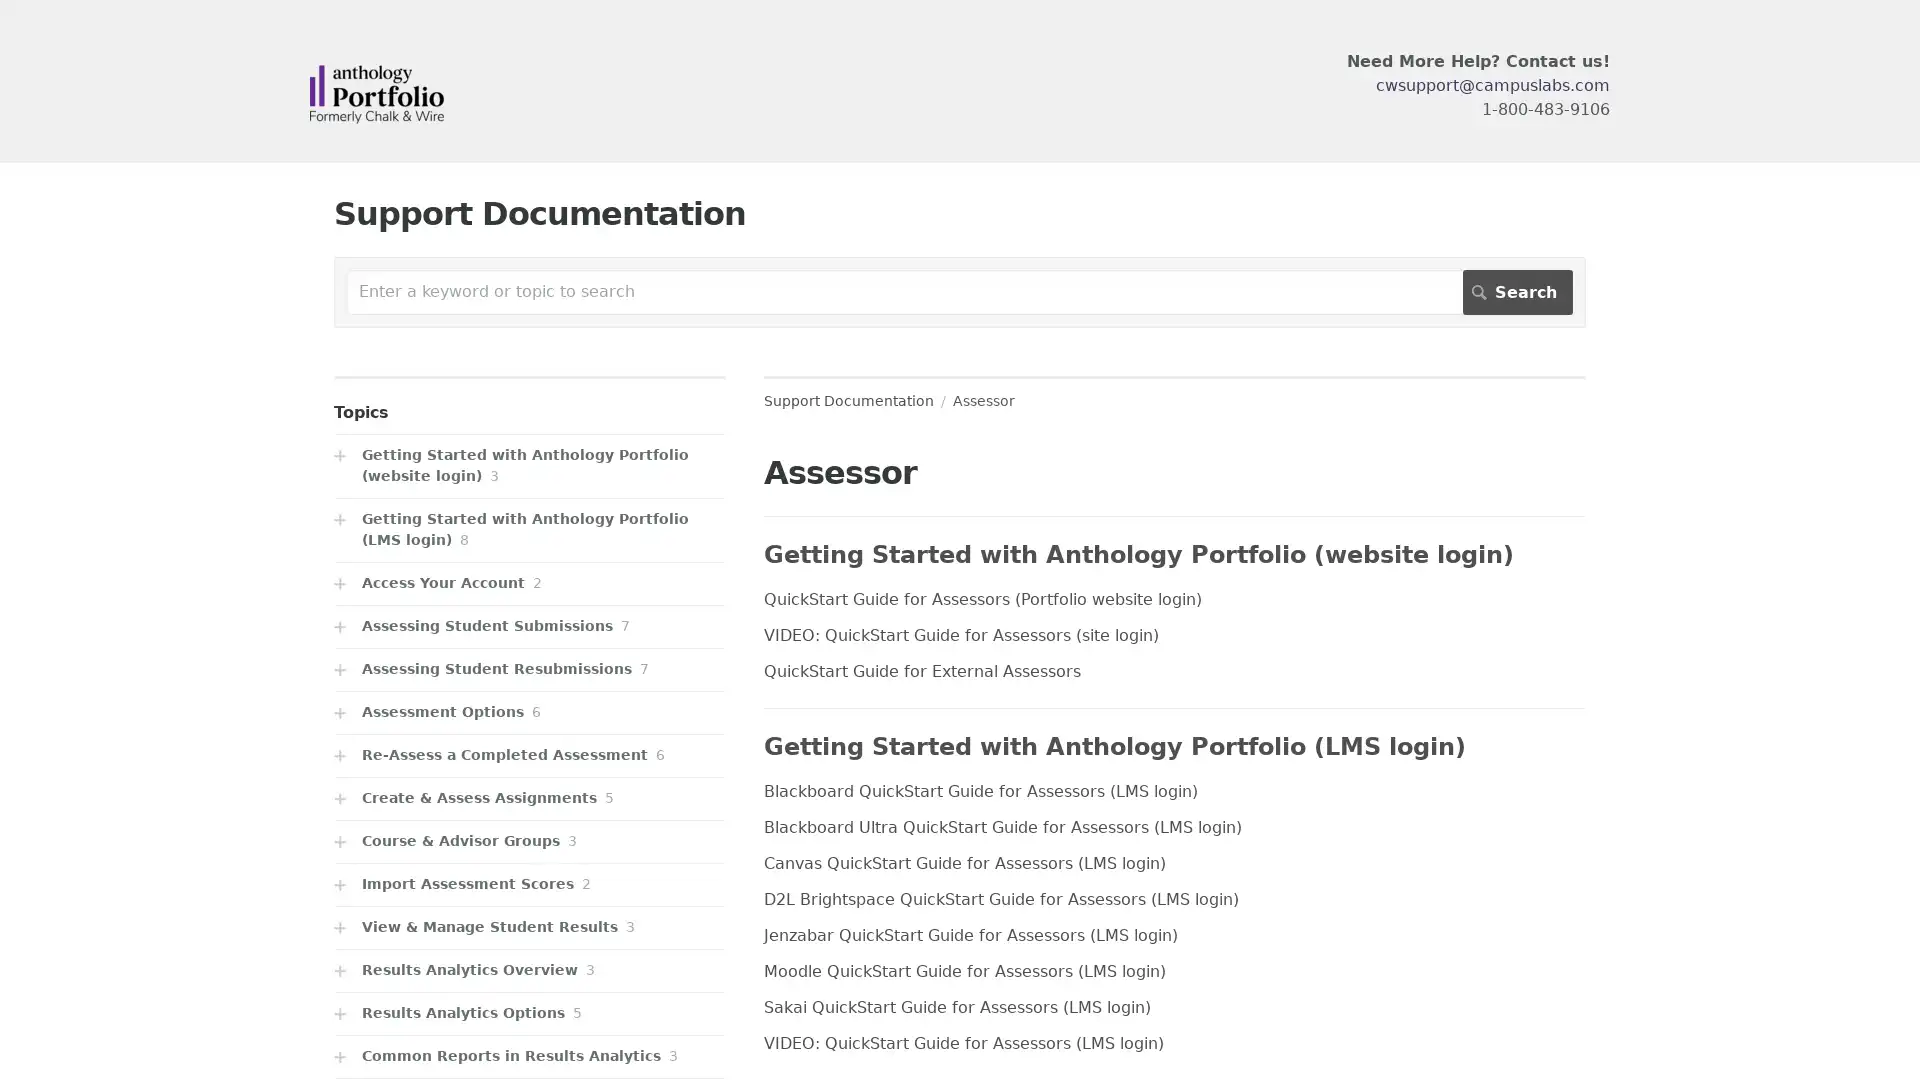 The image size is (1920, 1080). I want to click on Assessing Student Resubmissions 7, so click(529, 669).